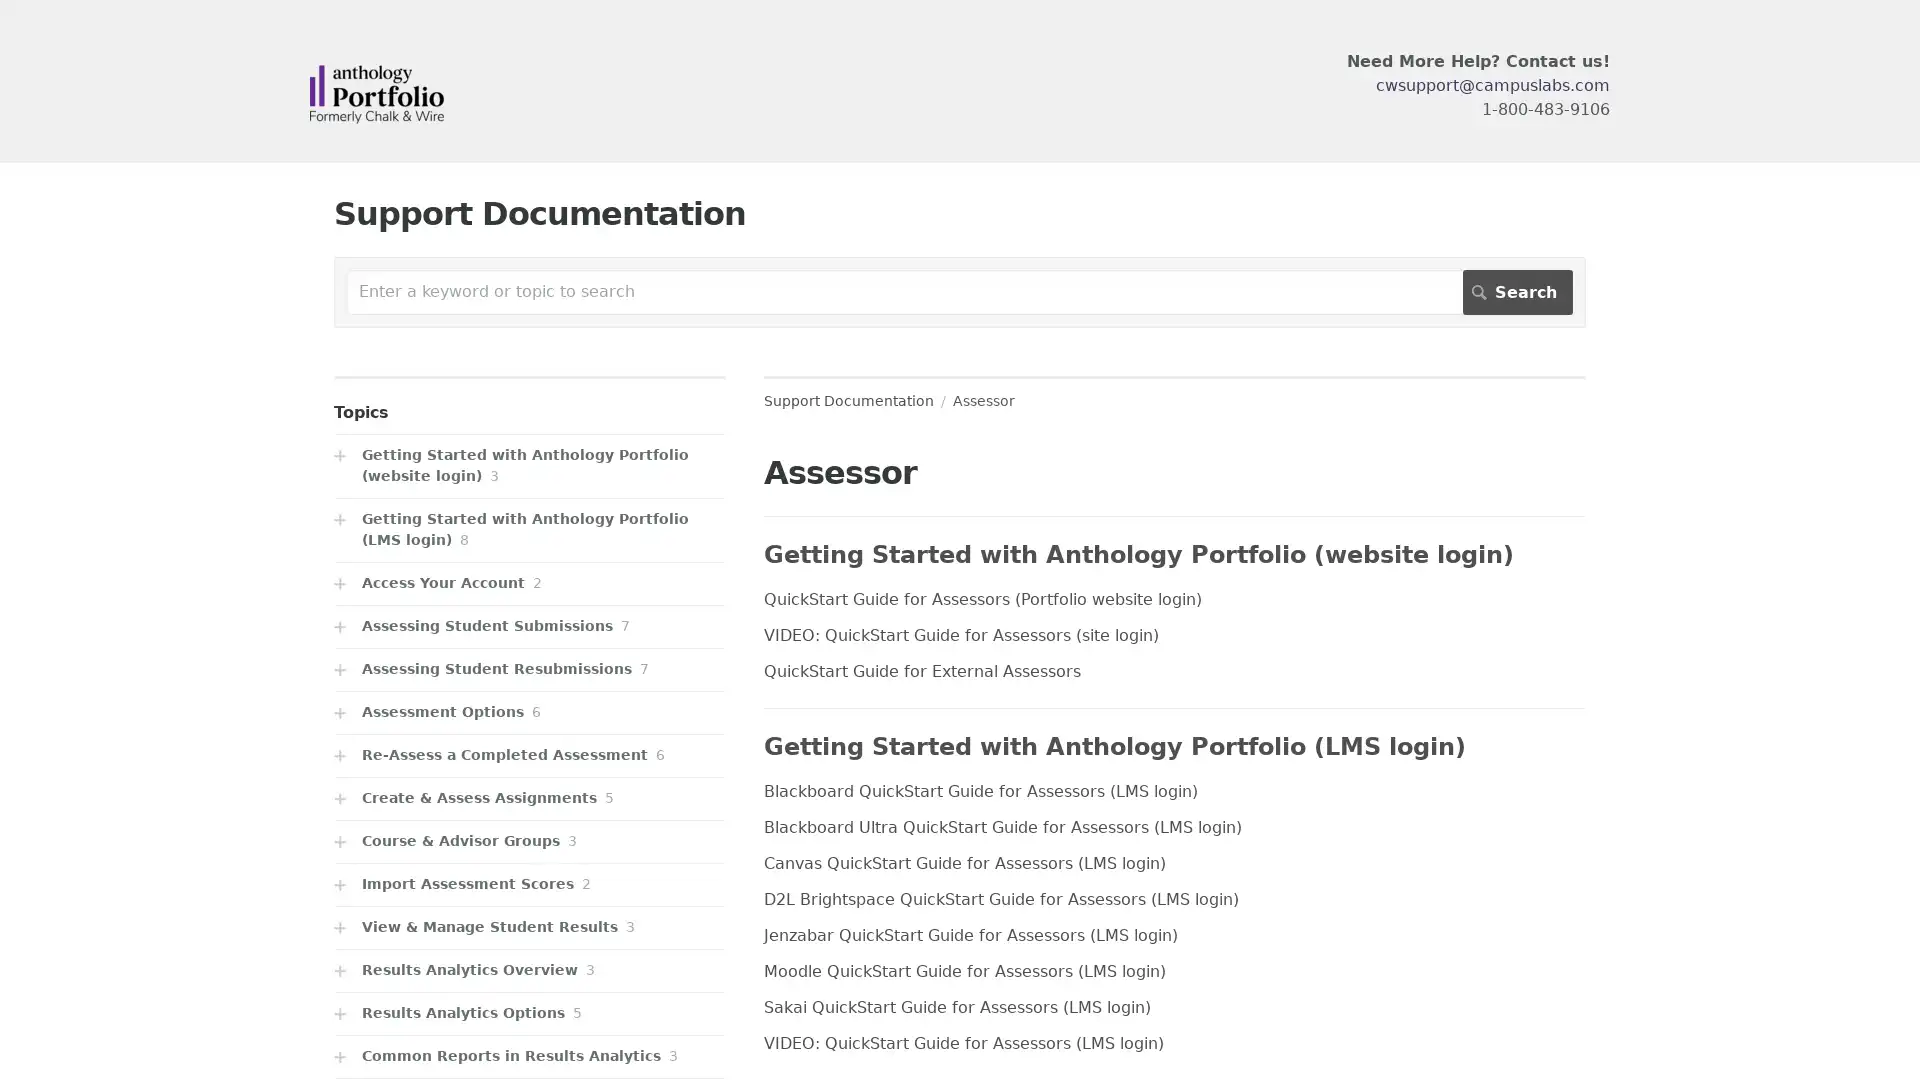 The image size is (1920, 1080). I want to click on Assessing Student Resubmissions 7, so click(529, 669).